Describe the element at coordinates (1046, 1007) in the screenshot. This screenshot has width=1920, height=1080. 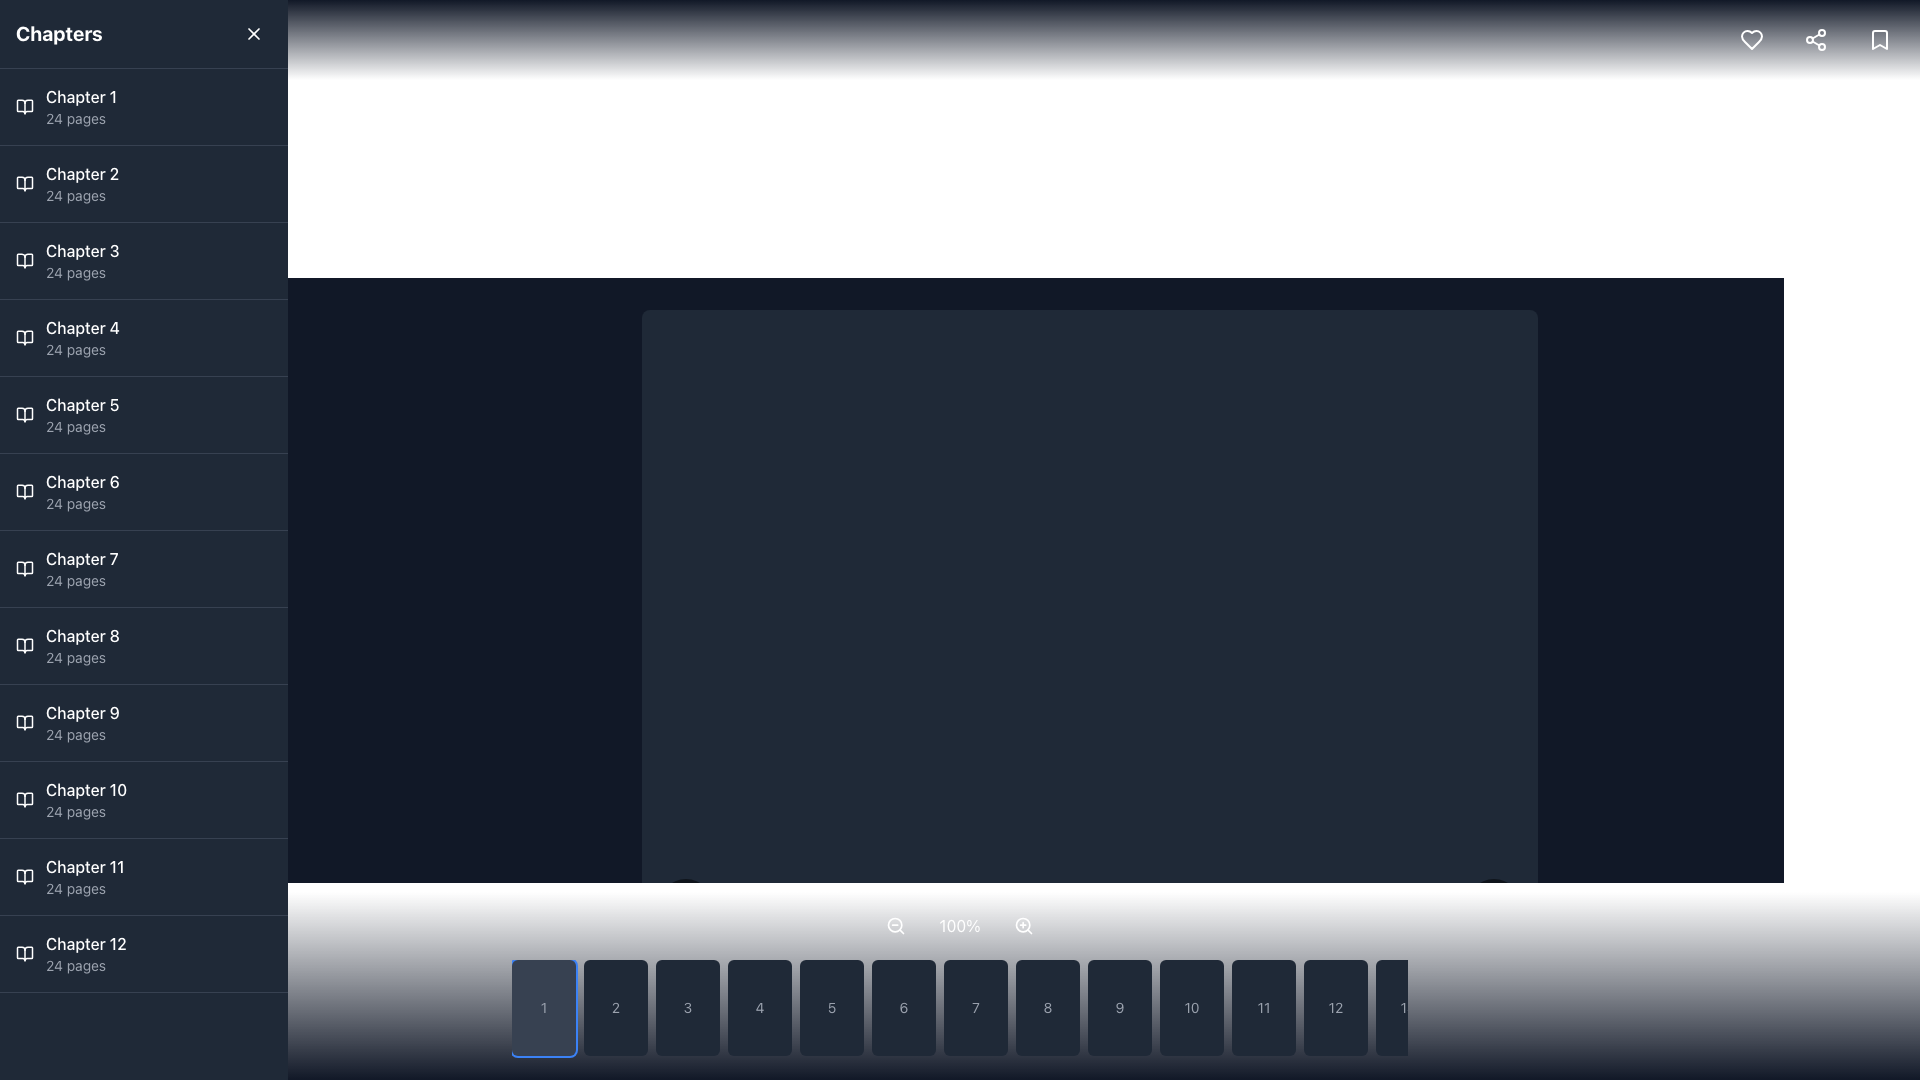
I see `the button representing the number 8, which is the eighth element in a horizontal list of numeric options, located towards the bottom of the interface` at that location.